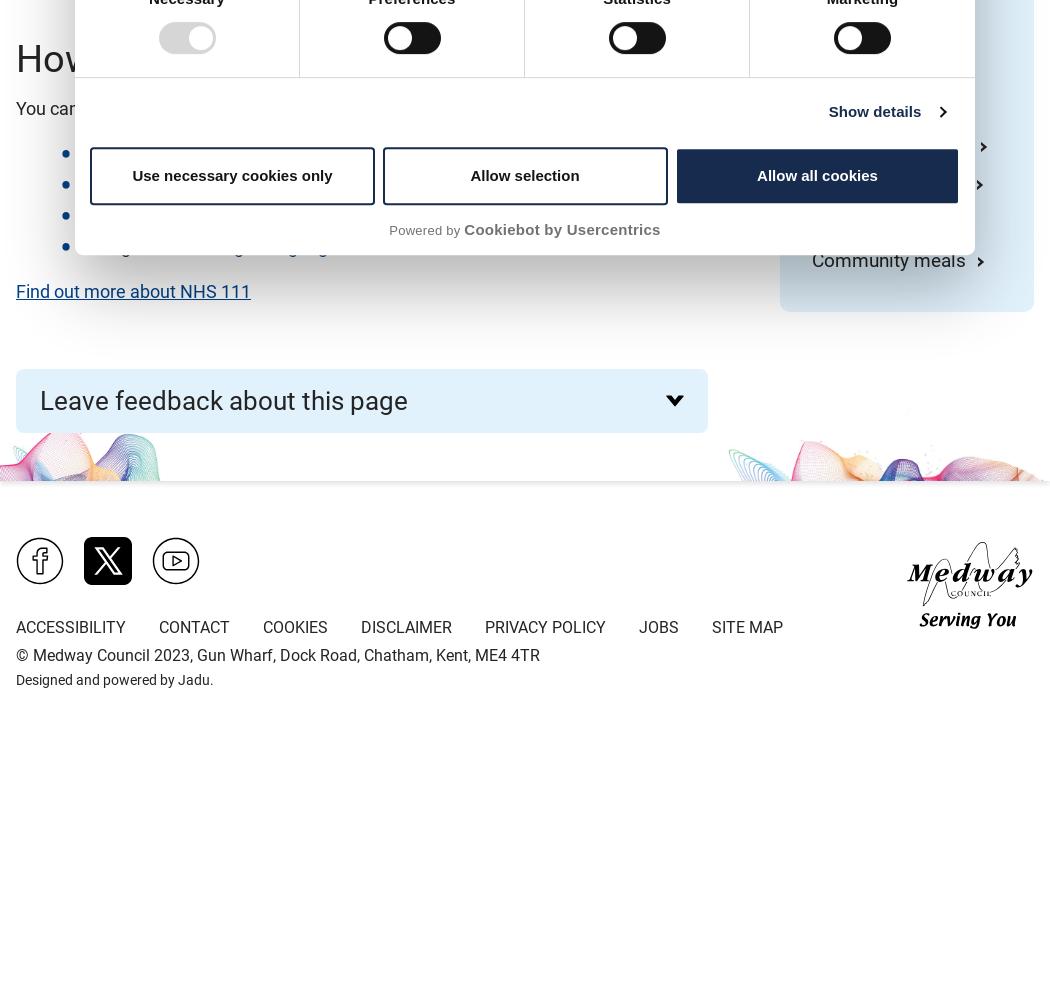  I want to click on 'Respite and short breaks', so click(884, 91).